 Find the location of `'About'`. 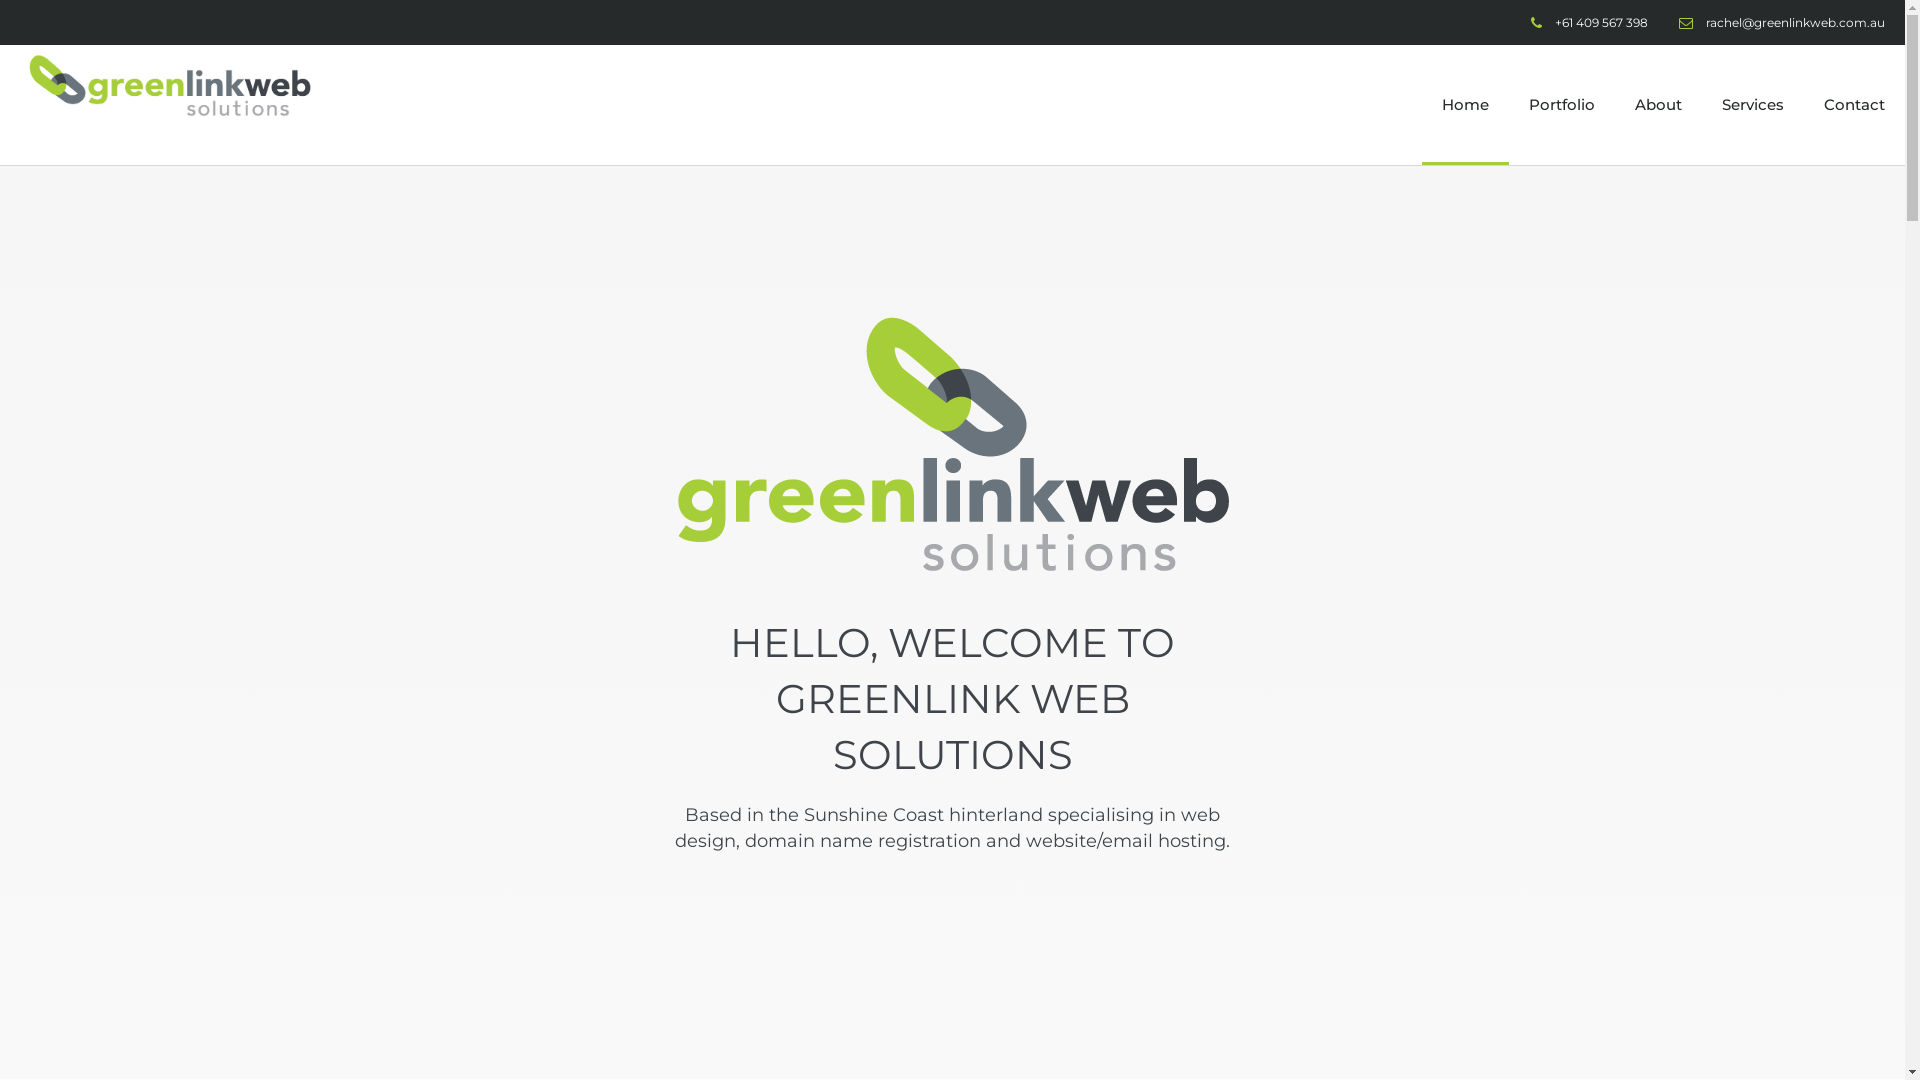

'About' is located at coordinates (1614, 104).